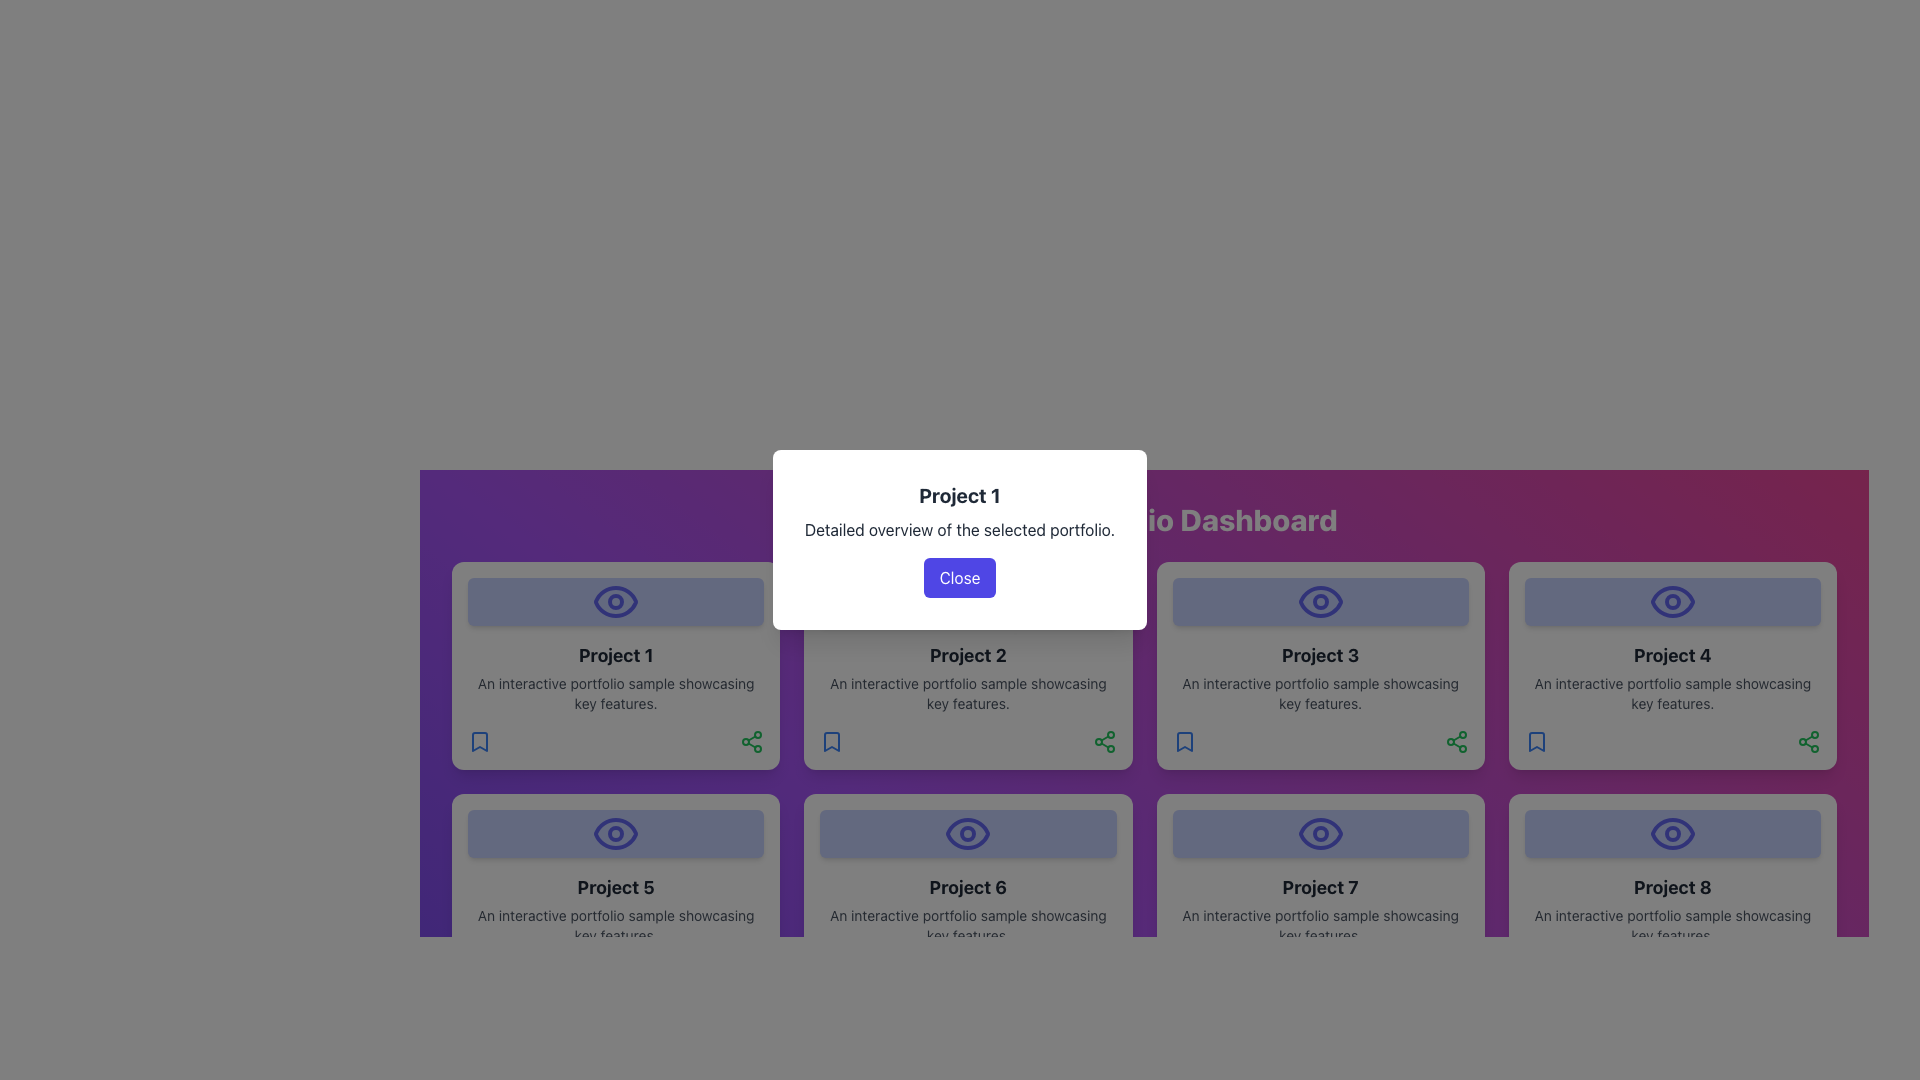 The height and width of the screenshot is (1080, 1920). I want to click on the bookmark icon located at the bottom left corner of the 'Project 2' card to bookmark or unbookmark it, so click(832, 741).